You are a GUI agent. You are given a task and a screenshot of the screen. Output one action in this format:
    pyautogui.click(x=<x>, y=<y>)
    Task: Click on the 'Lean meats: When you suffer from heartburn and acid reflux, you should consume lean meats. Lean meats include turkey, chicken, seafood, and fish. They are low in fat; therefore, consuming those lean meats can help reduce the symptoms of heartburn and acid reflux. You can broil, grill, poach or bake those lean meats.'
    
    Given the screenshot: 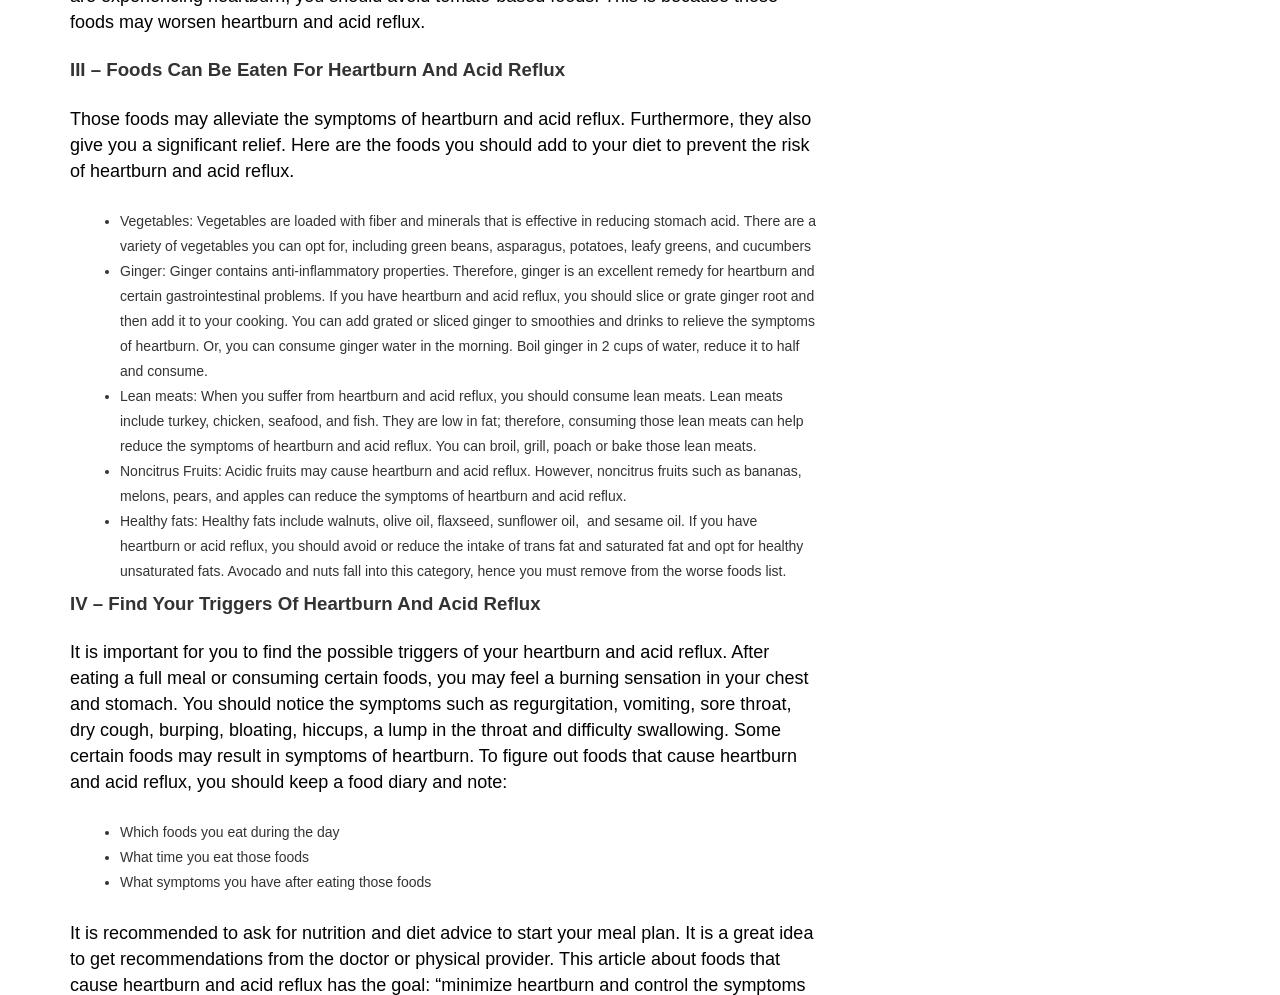 What is the action you would take?
    pyautogui.click(x=460, y=419)
    